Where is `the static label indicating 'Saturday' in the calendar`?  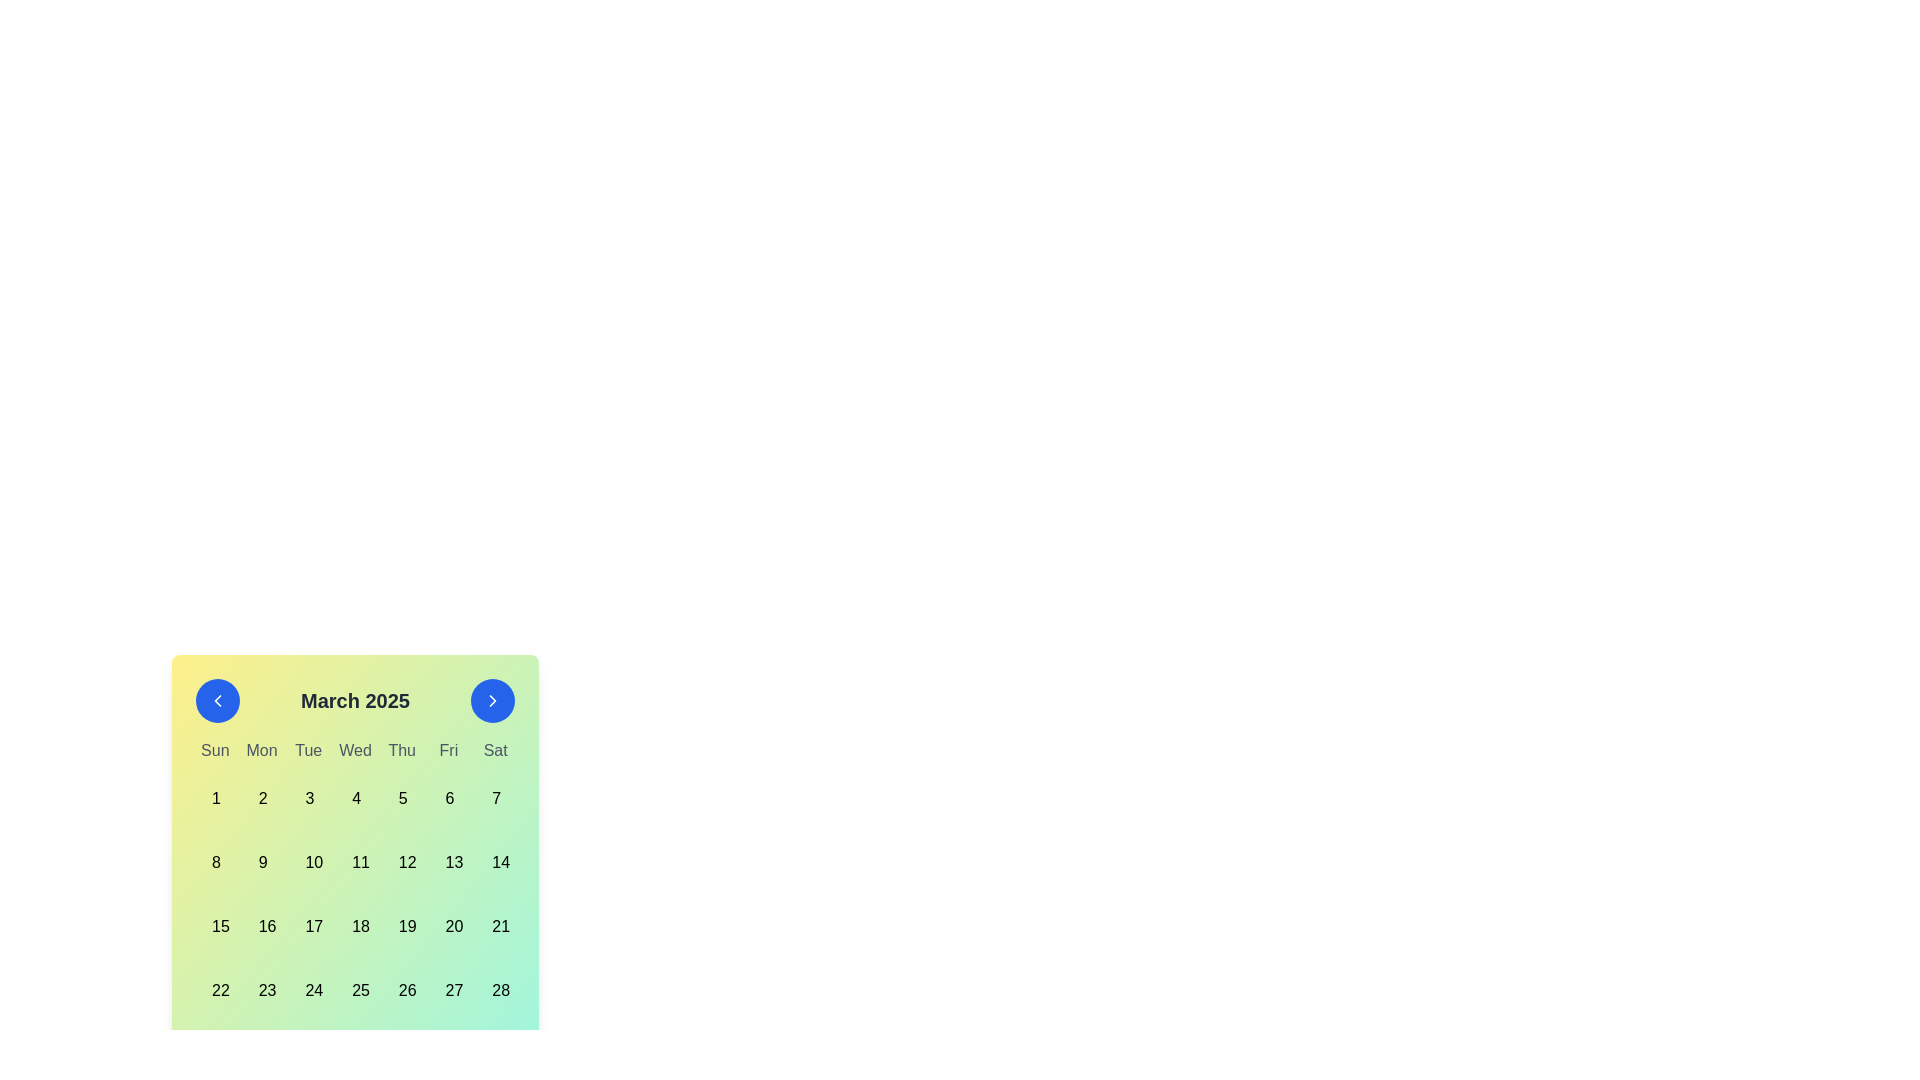 the static label indicating 'Saturday' in the calendar is located at coordinates (495, 751).